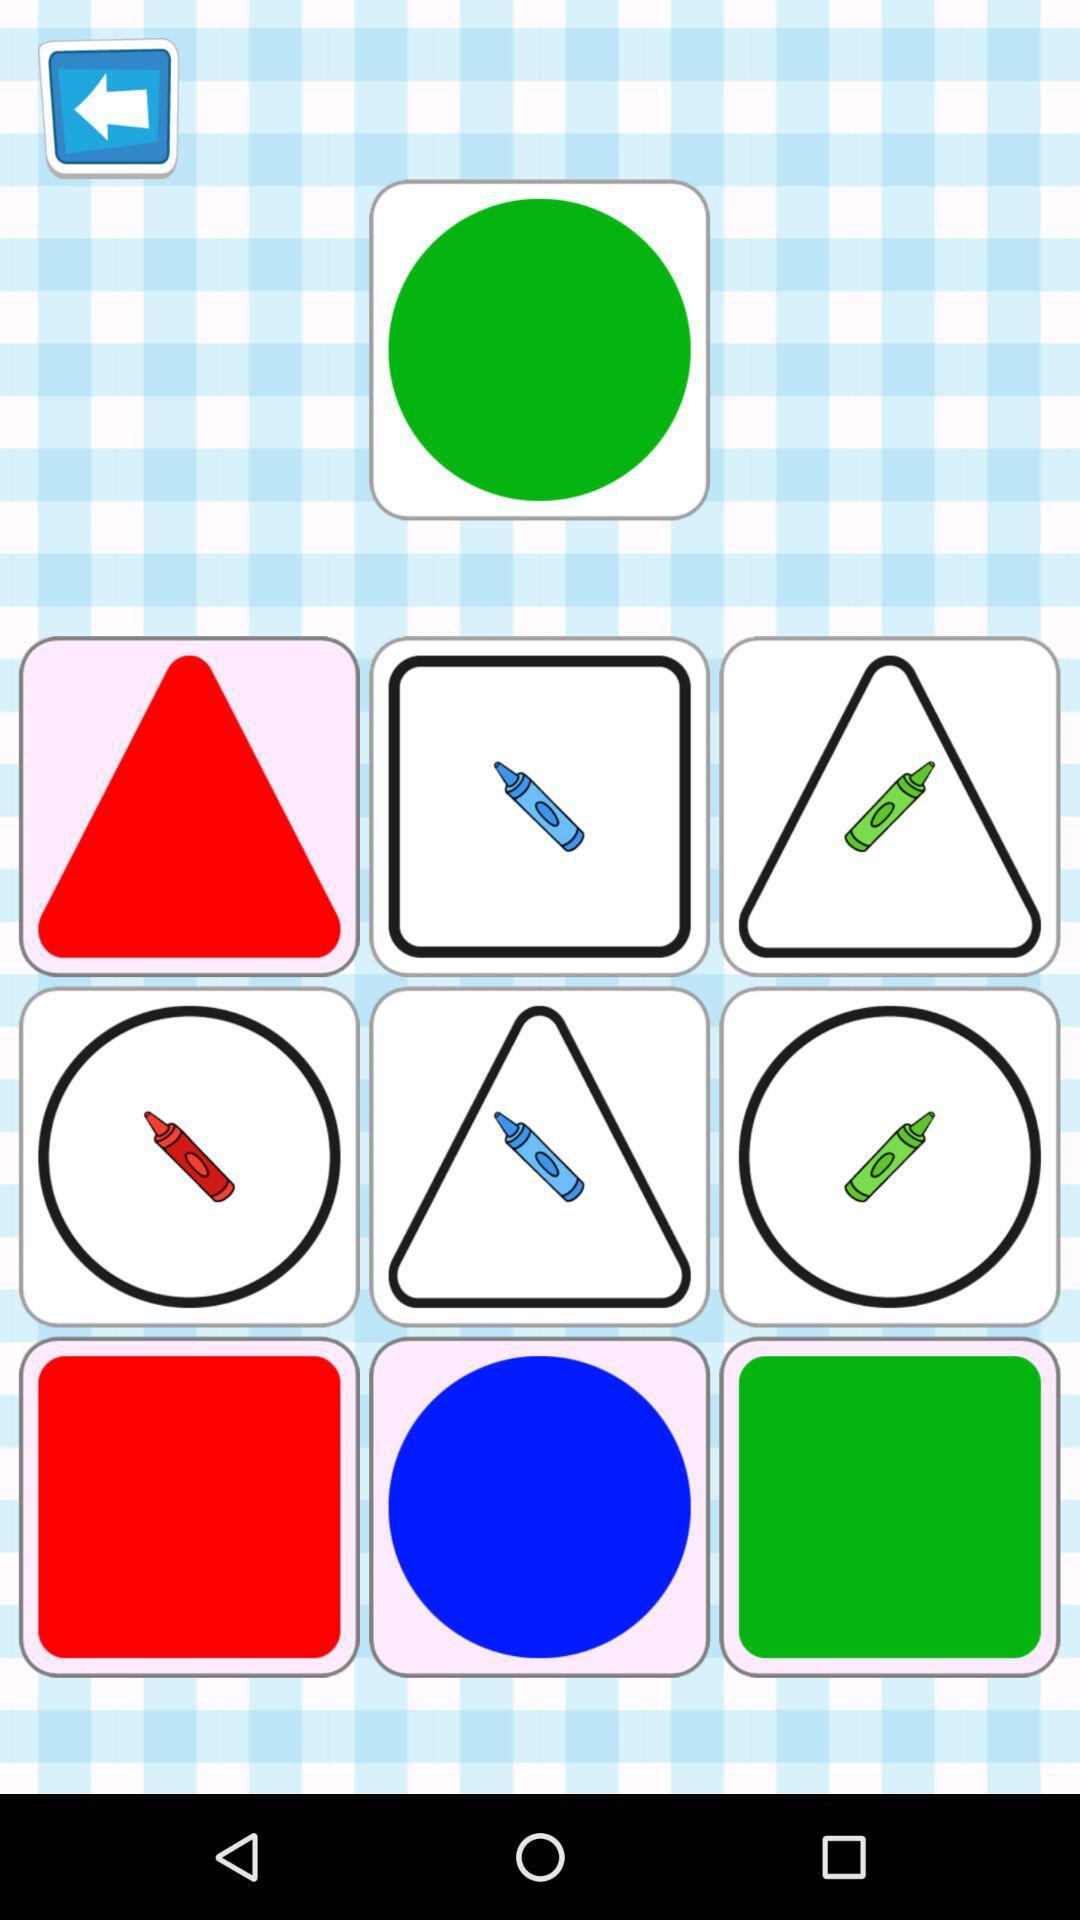  Describe the element at coordinates (538, 349) in the screenshot. I see `this option advertisement` at that location.